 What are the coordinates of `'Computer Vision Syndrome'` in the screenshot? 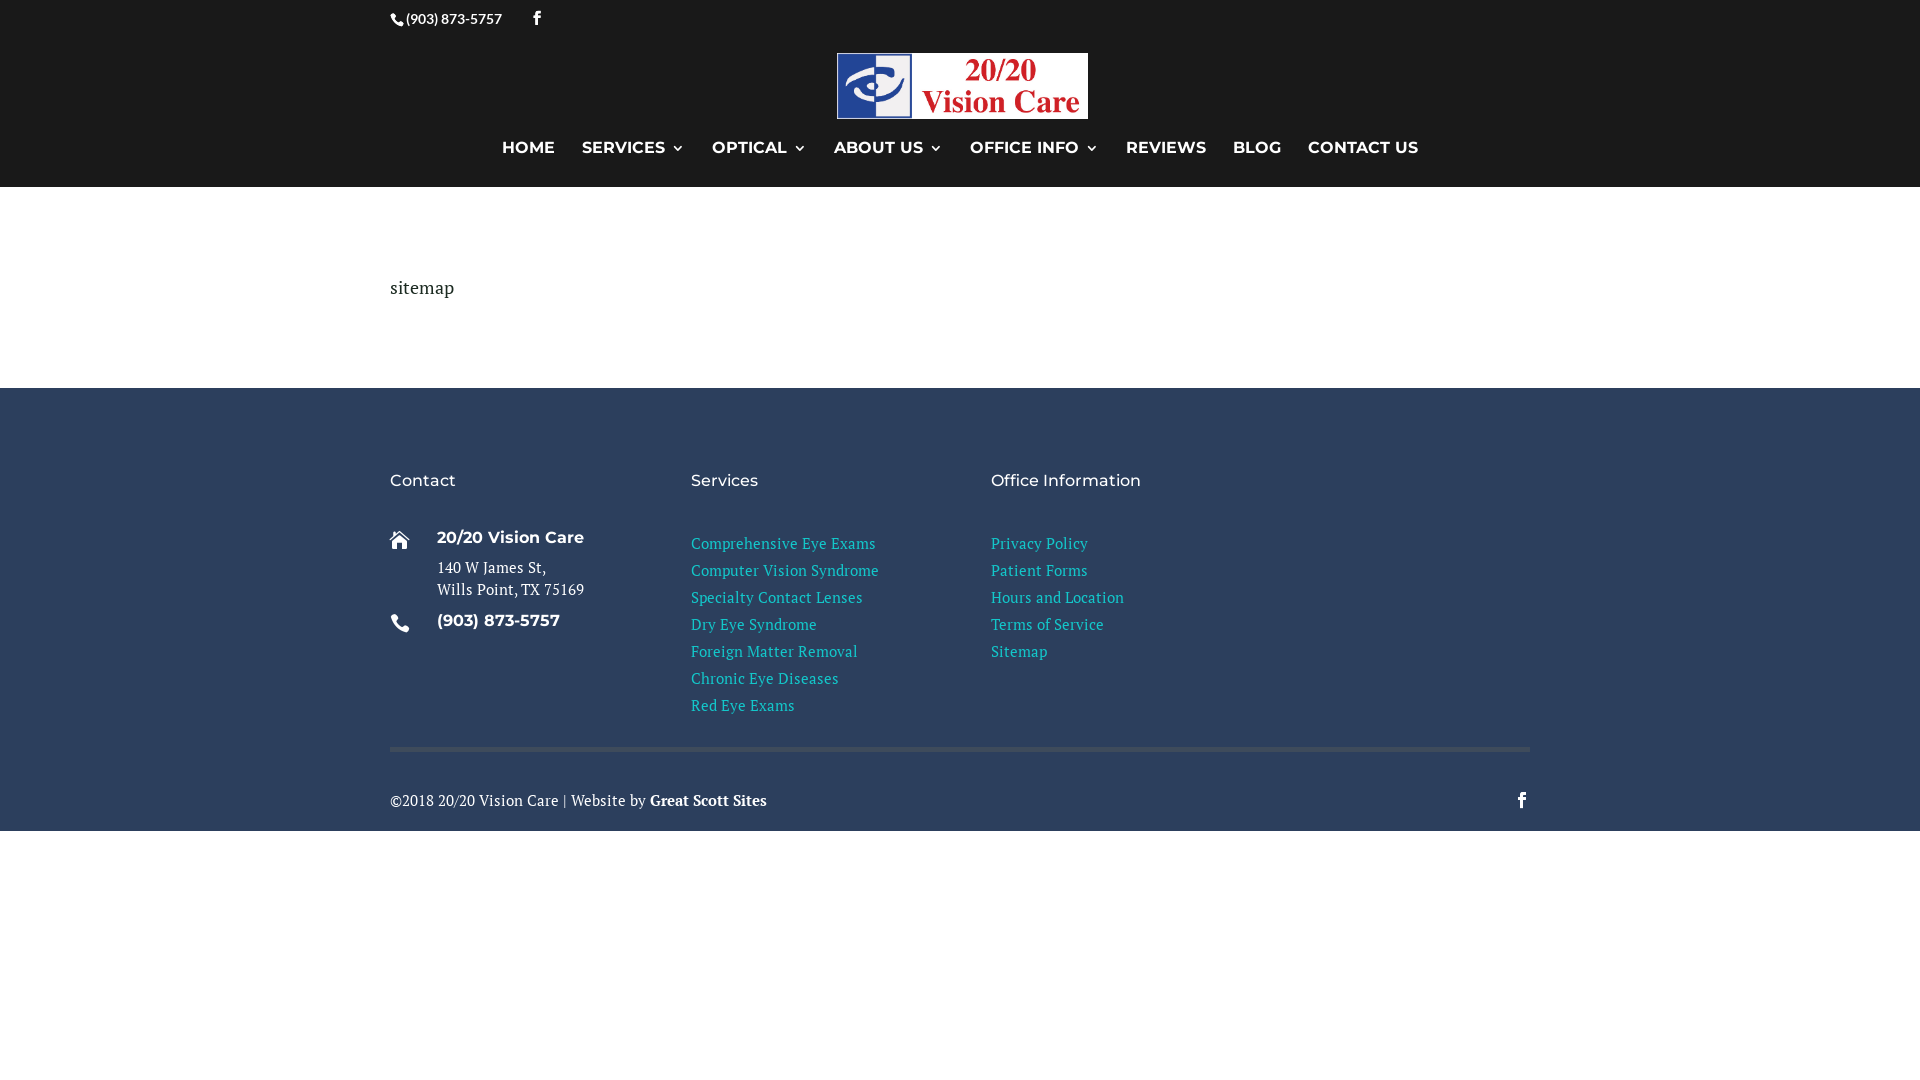 It's located at (784, 570).